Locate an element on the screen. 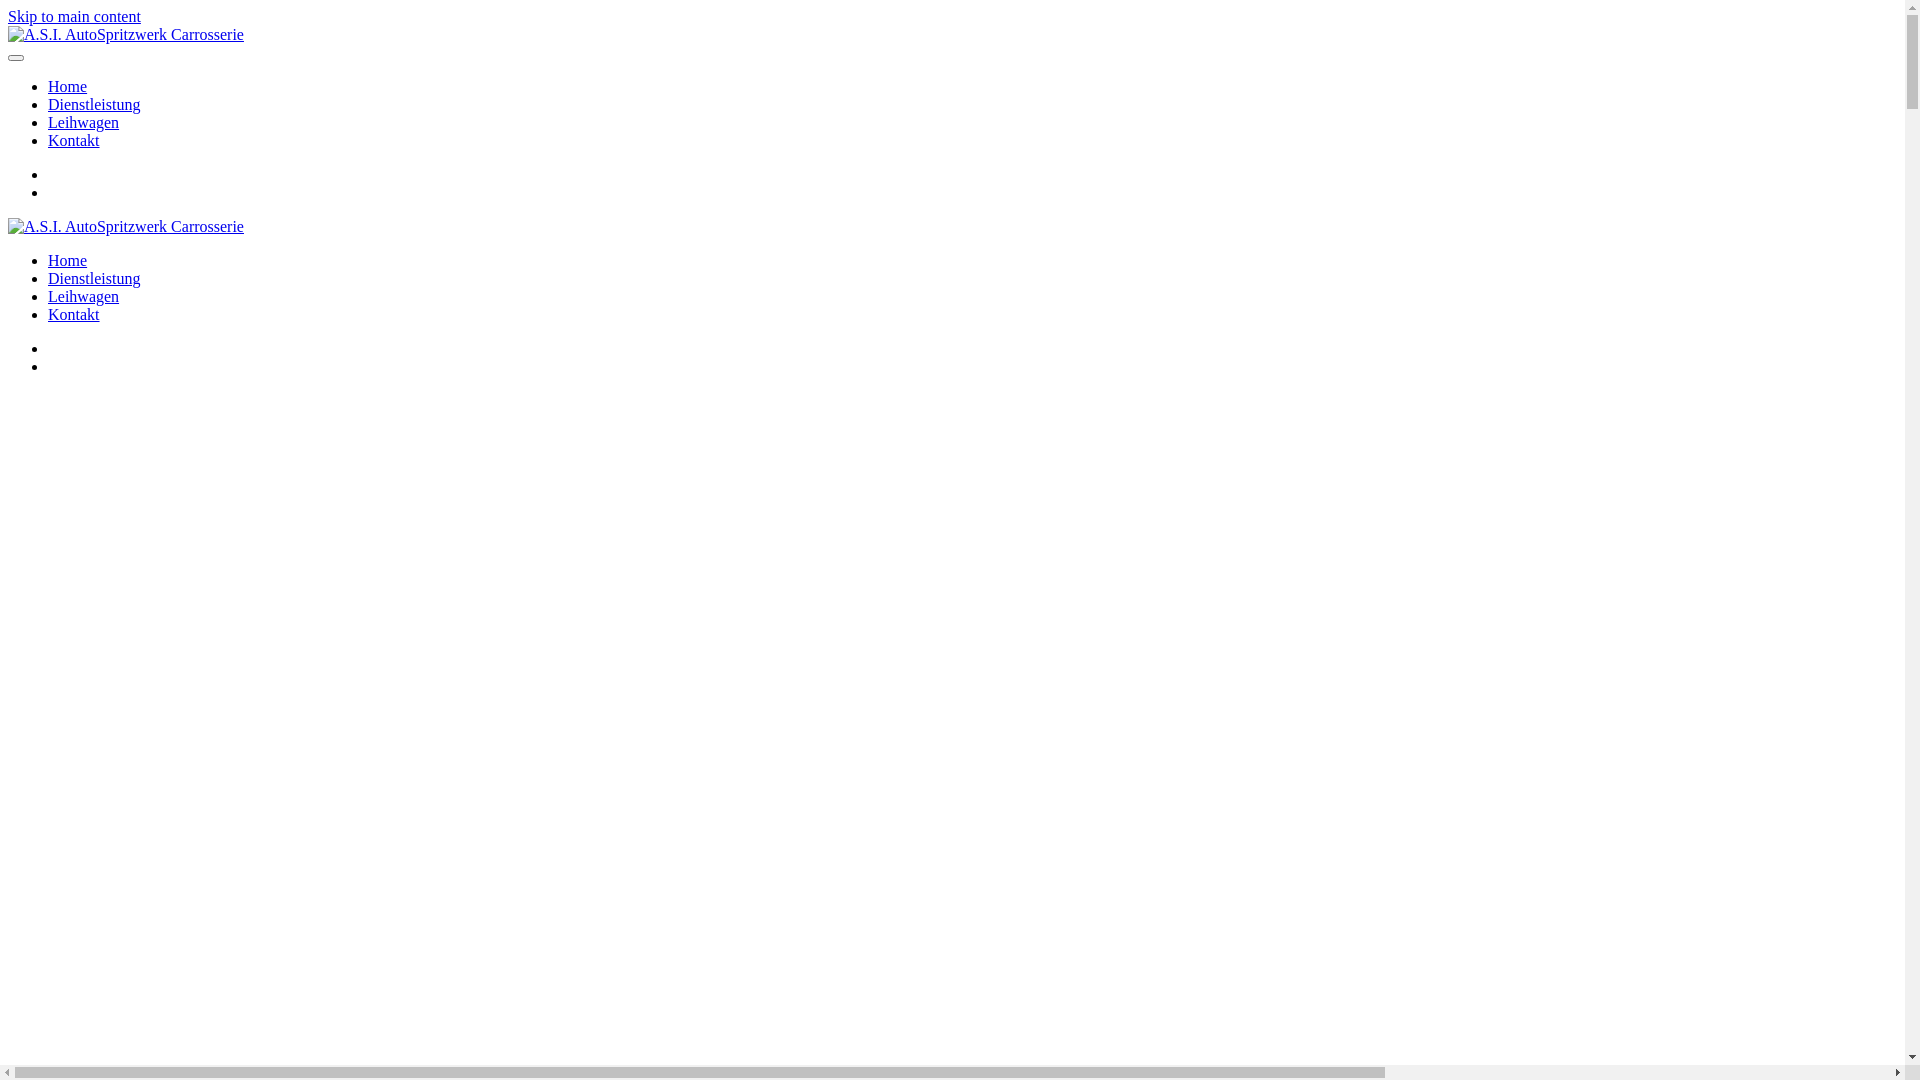 This screenshot has height=1080, width=1920. 'Dienstleistung' is located at coordinates (93, 278).